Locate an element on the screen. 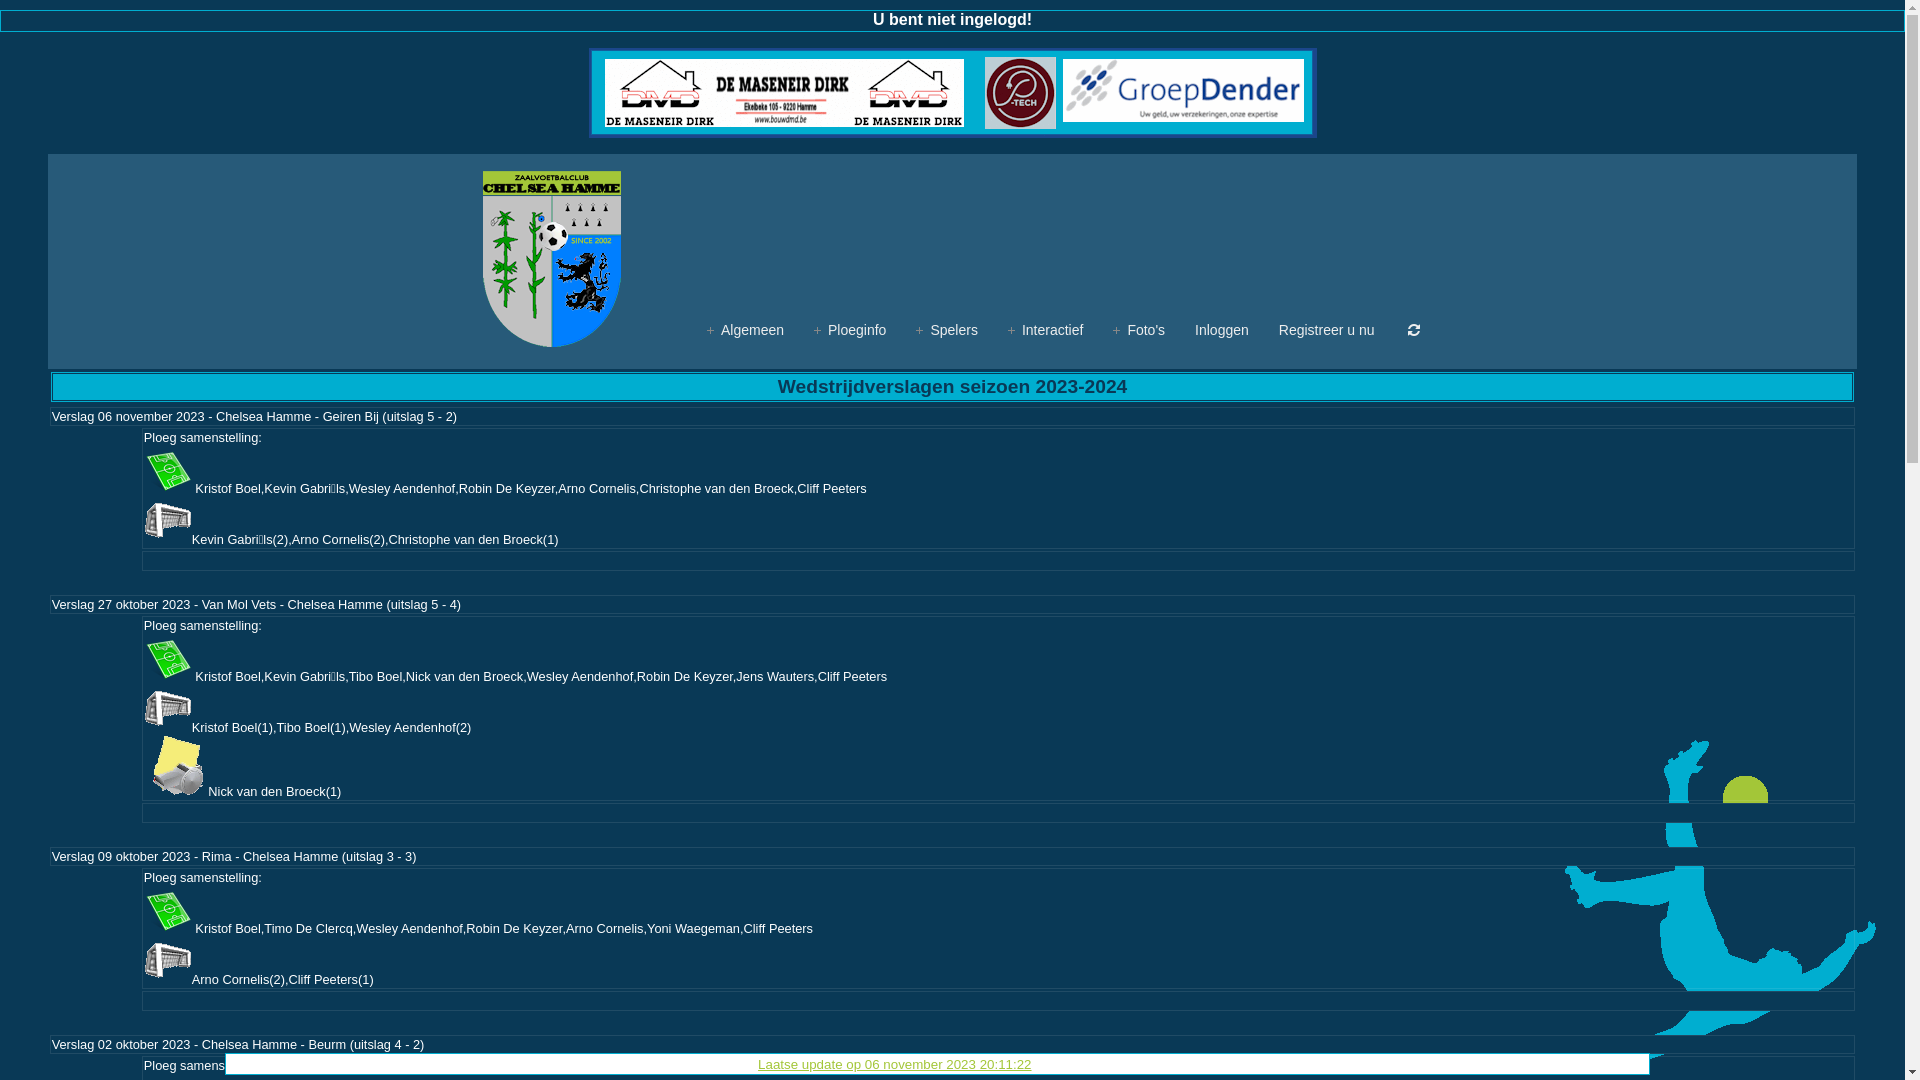 The image size is (1920, 1080). 'Spelers' is located at coordinates (945, 329).